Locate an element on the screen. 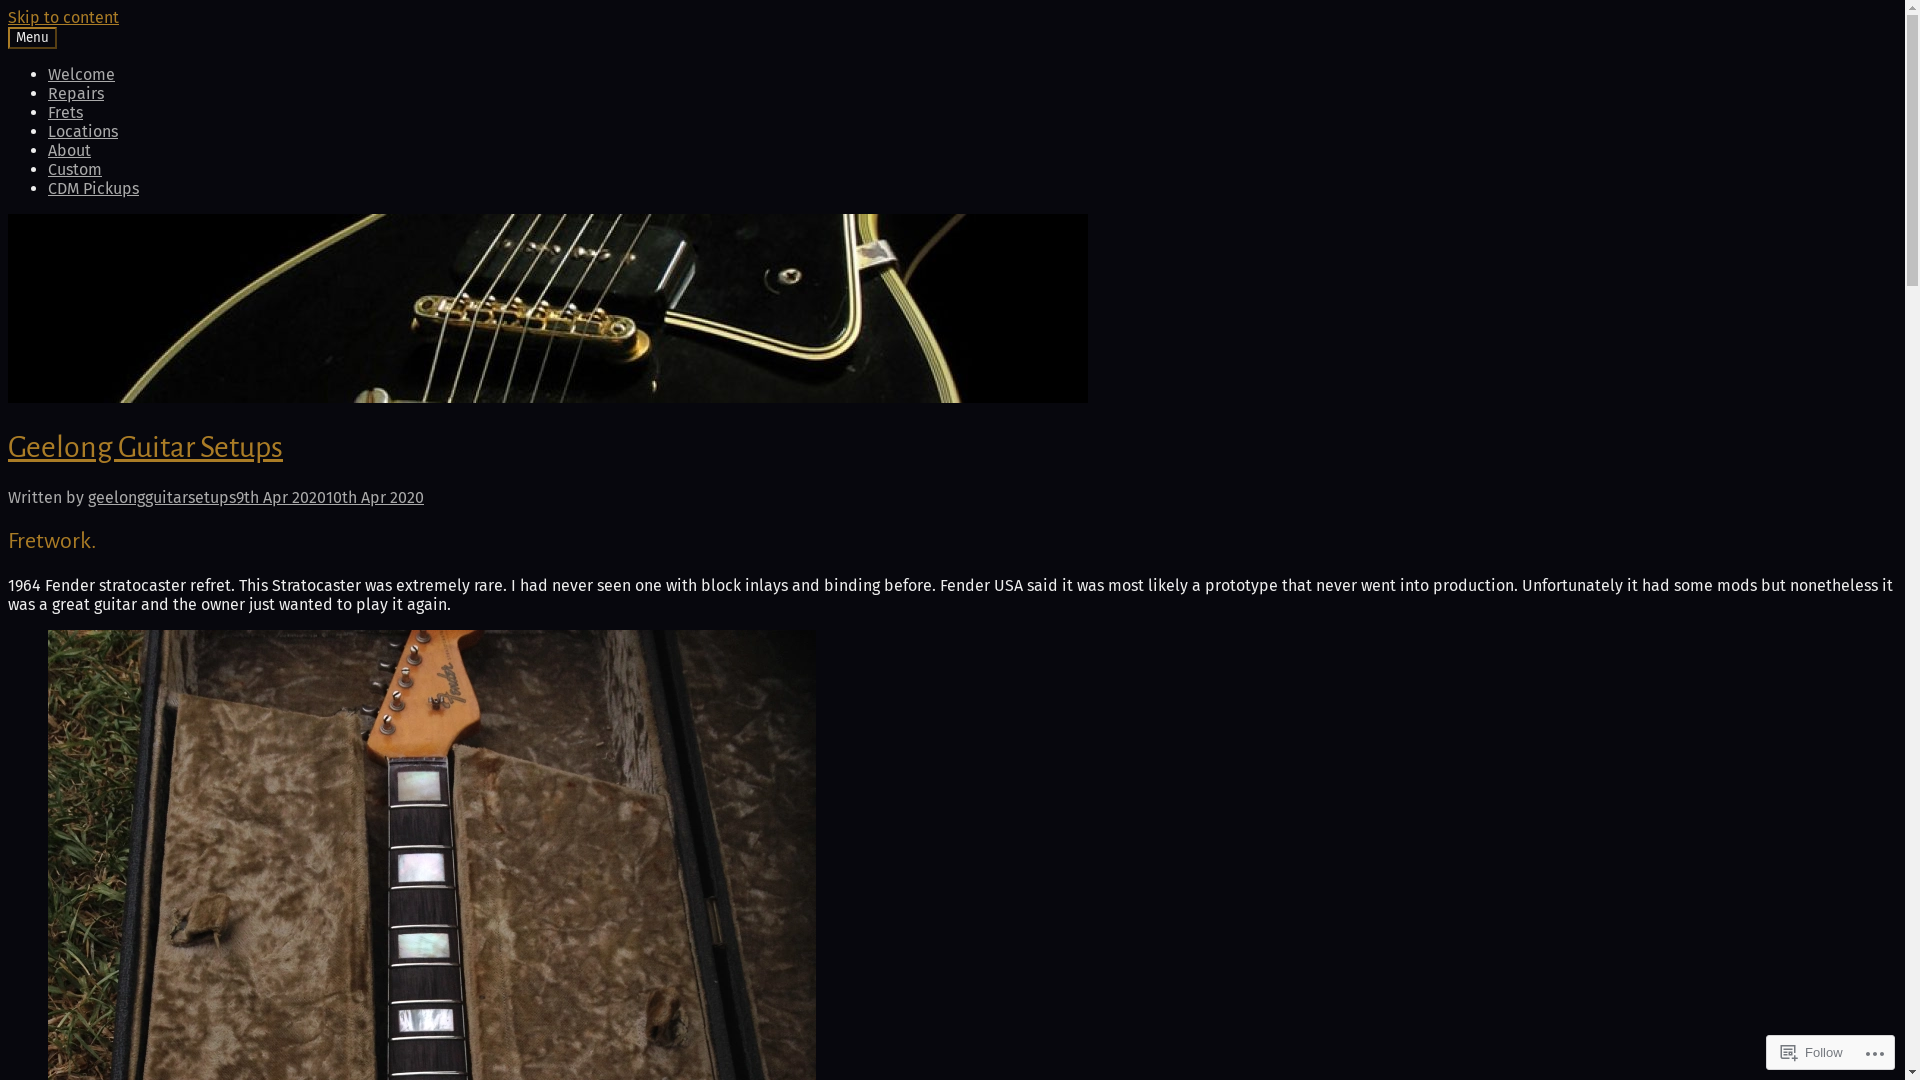 The width and height of the screenshot is (1920, 1080). 'Menu' is located at coordinates (32, 38).